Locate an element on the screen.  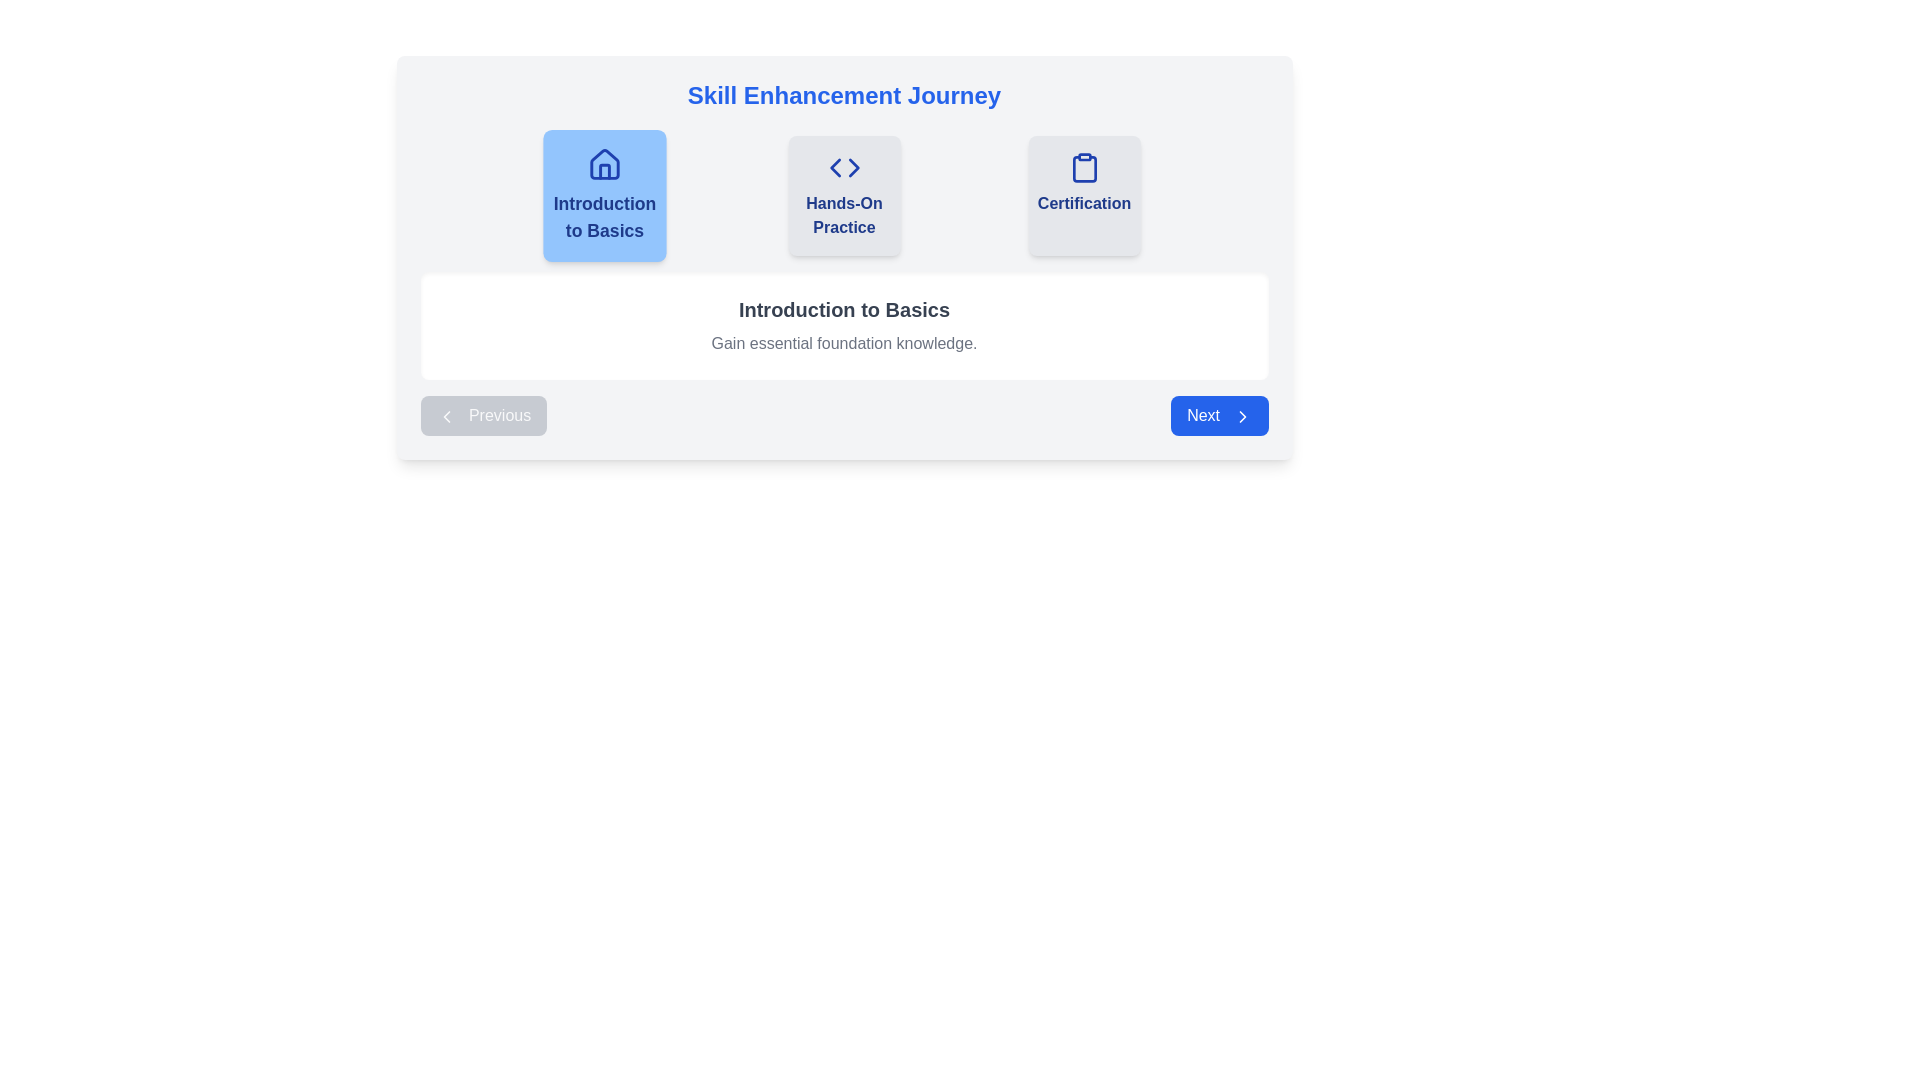
the coding icon in the 'Hands-On Practice' section, which visually represents coding and is located centrally between 'Introduction to Basics' and 'Certification' is located at coordinates (844, 167).